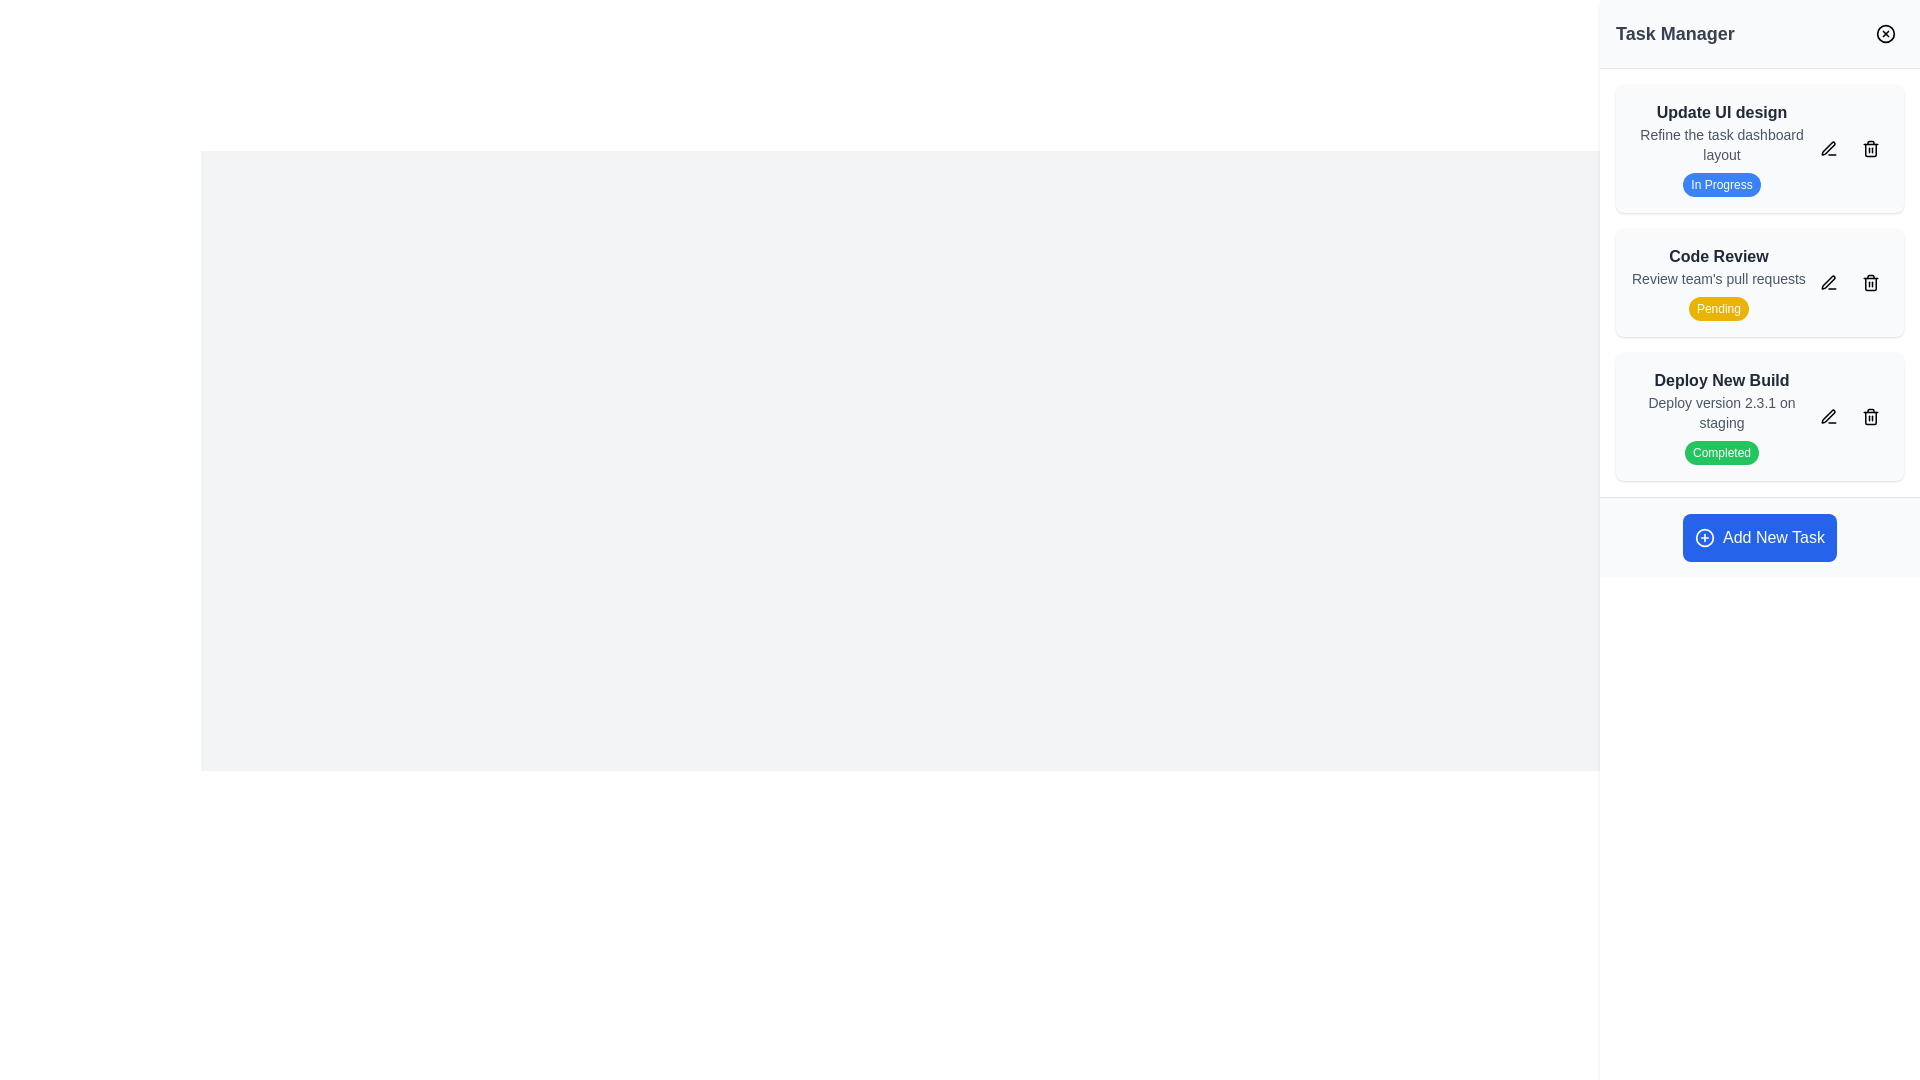  Describe the element at coordinates (1828, 282) in the screenshot. I see `the edit icon, which is a vector graphic styled as a pen or pencil, located to the right of the 'Code Review' task block title in the task management interface` at that location.